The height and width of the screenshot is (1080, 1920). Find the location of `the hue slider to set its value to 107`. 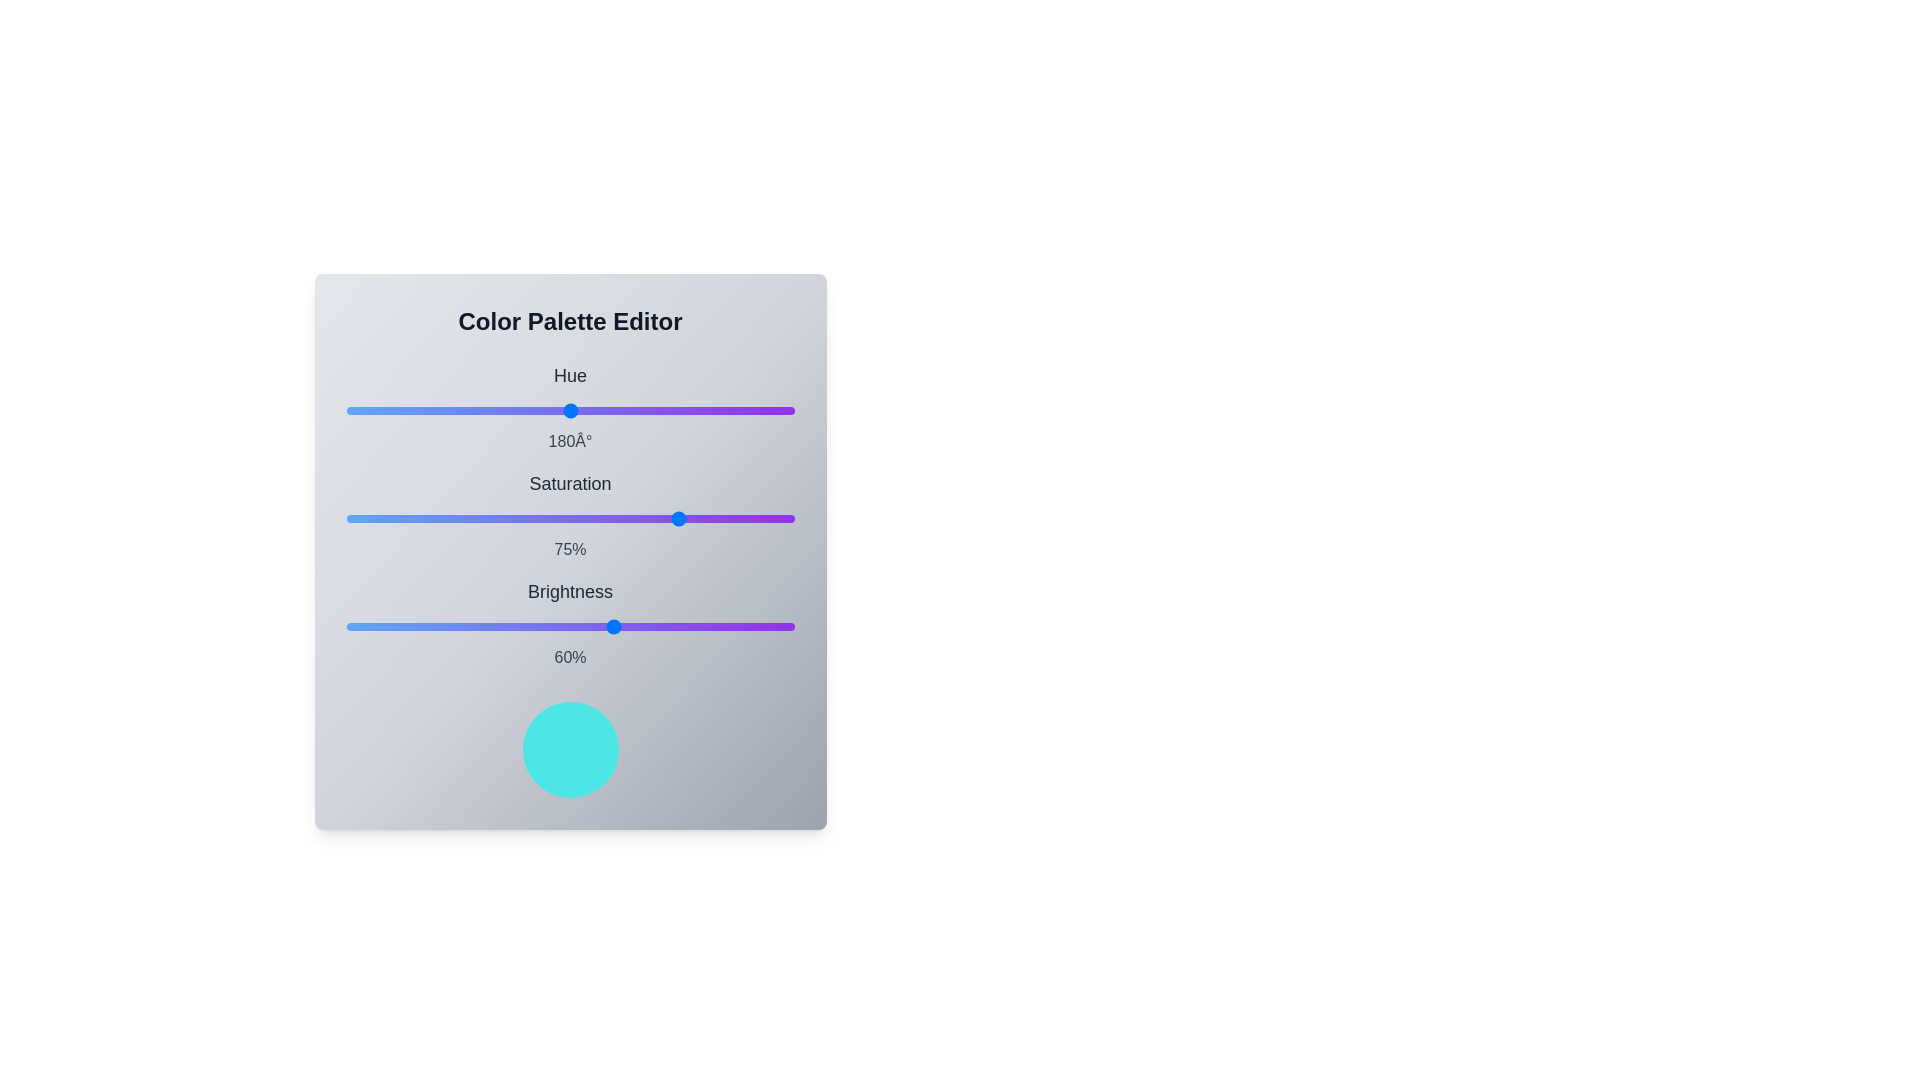

the hue slider to set its value to 107 is located at coordinates (478, 410).